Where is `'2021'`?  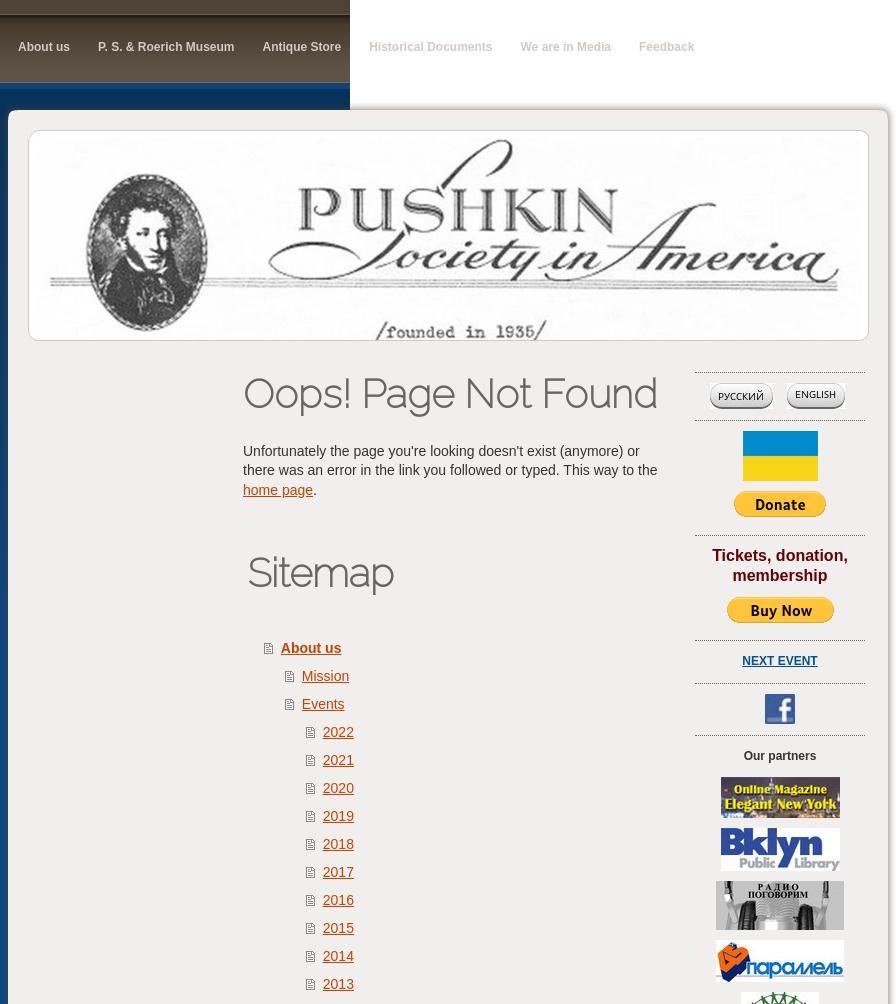
'2021' is located at coordinates (337, 759).